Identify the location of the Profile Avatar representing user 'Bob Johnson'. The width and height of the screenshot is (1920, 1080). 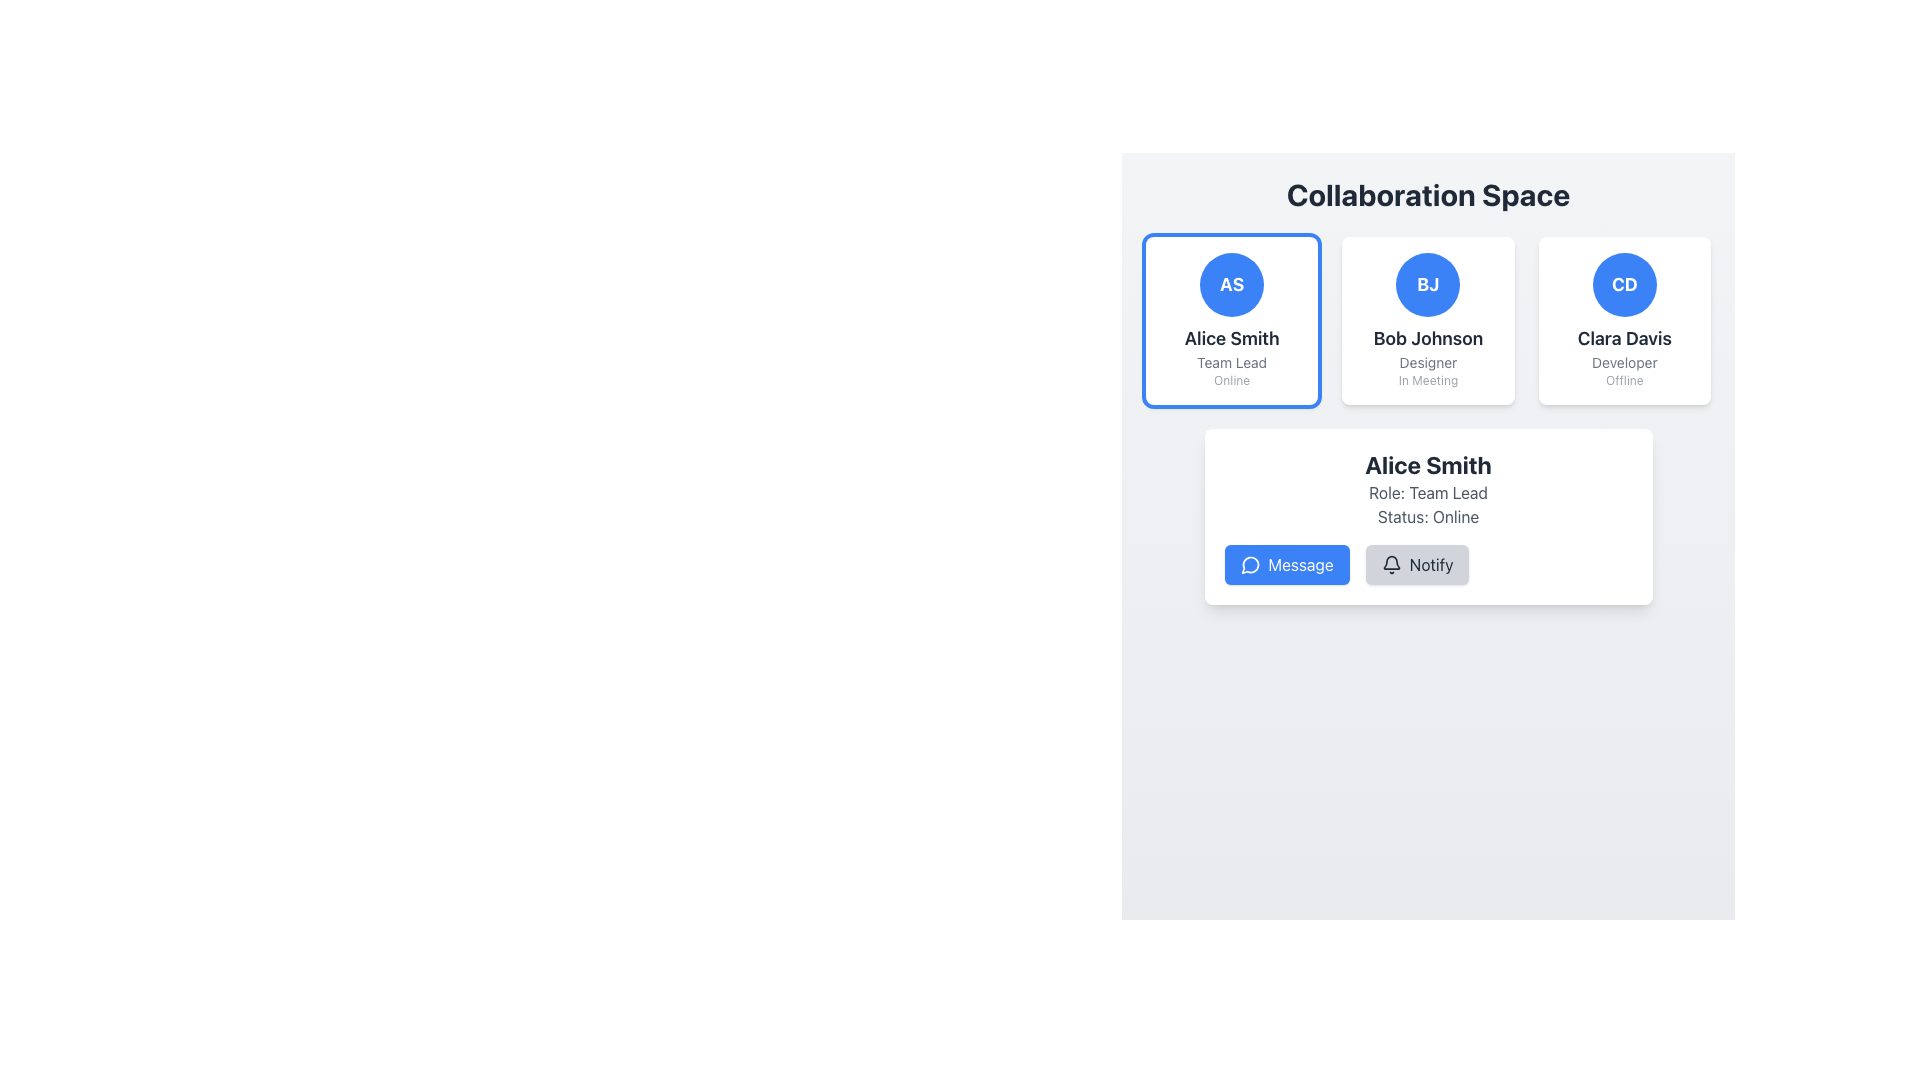
(1427, 285).